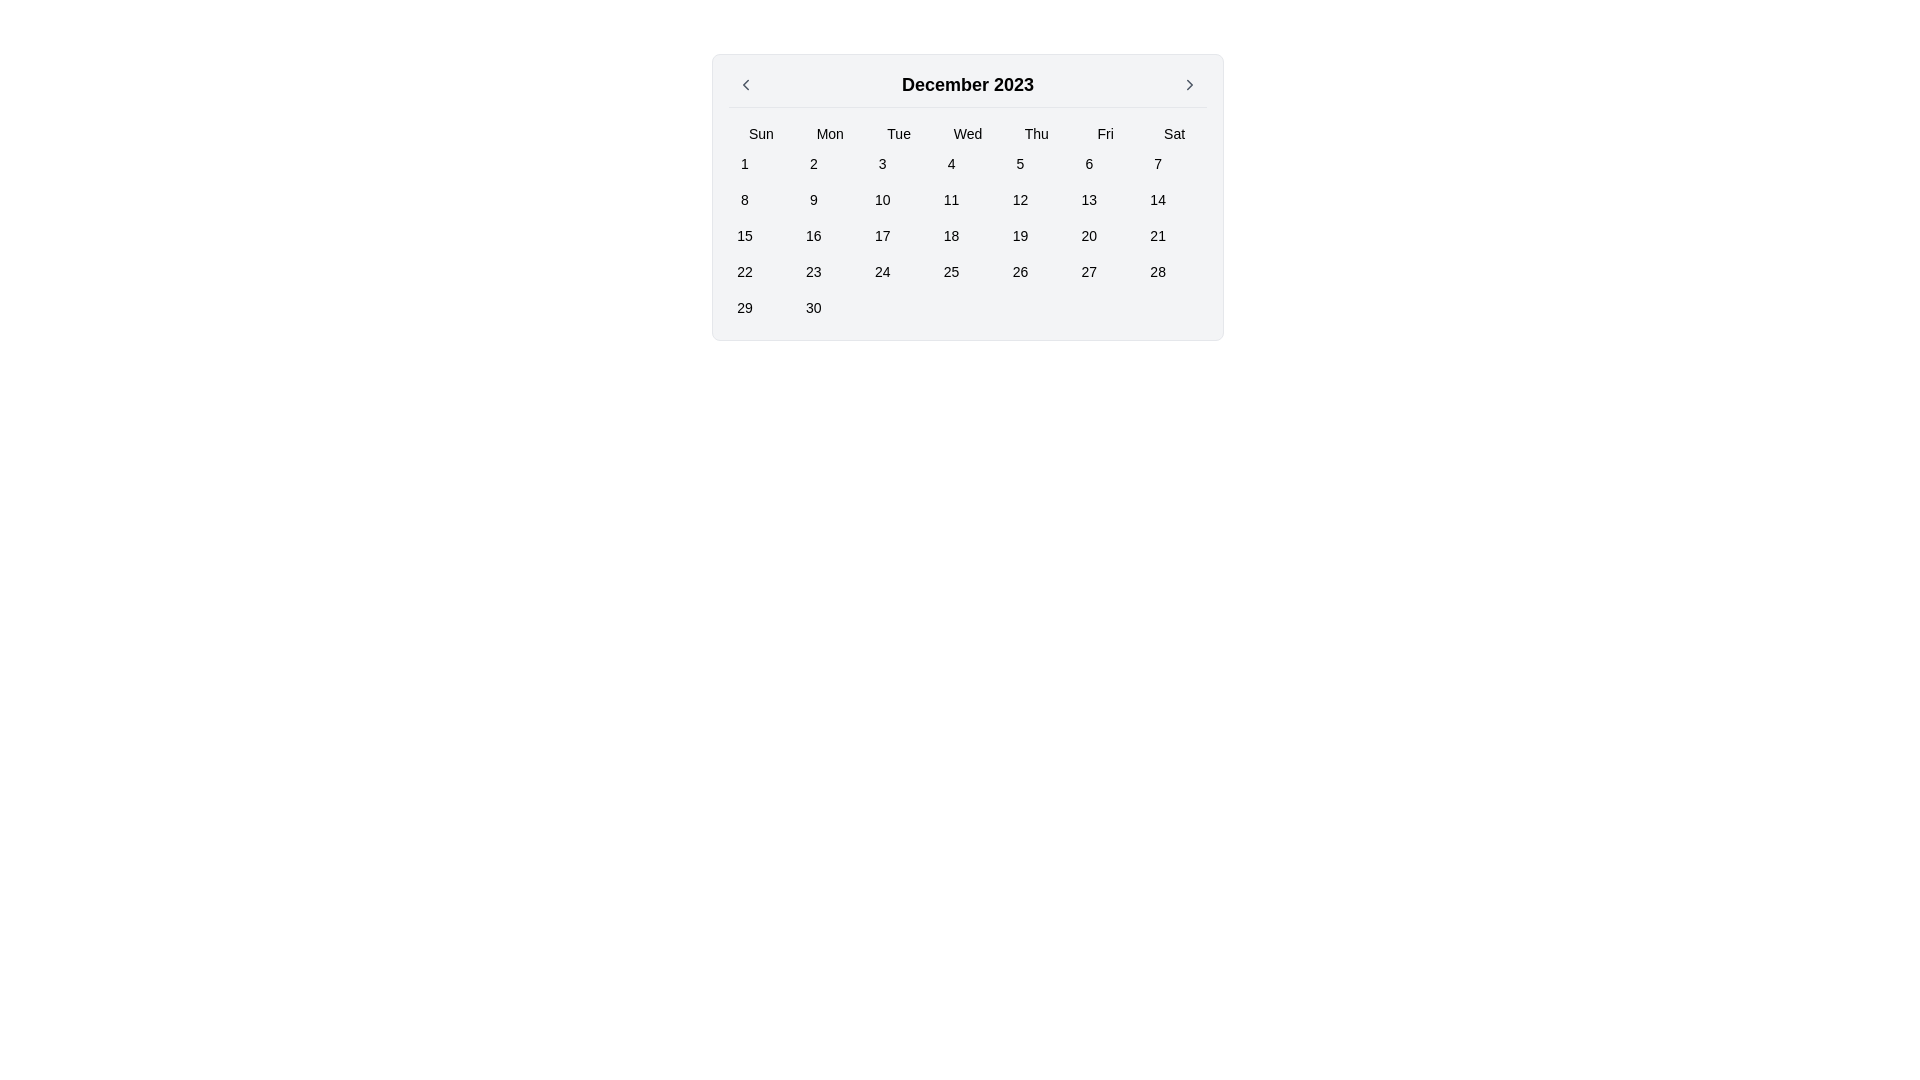 The width and height of the screenshot is (1920, 1080). Describe the element at coordinates (968, 197) in the screenshot. I see `a date on the December 2023 calendar by clicking on the corresponding day cell` at that location.